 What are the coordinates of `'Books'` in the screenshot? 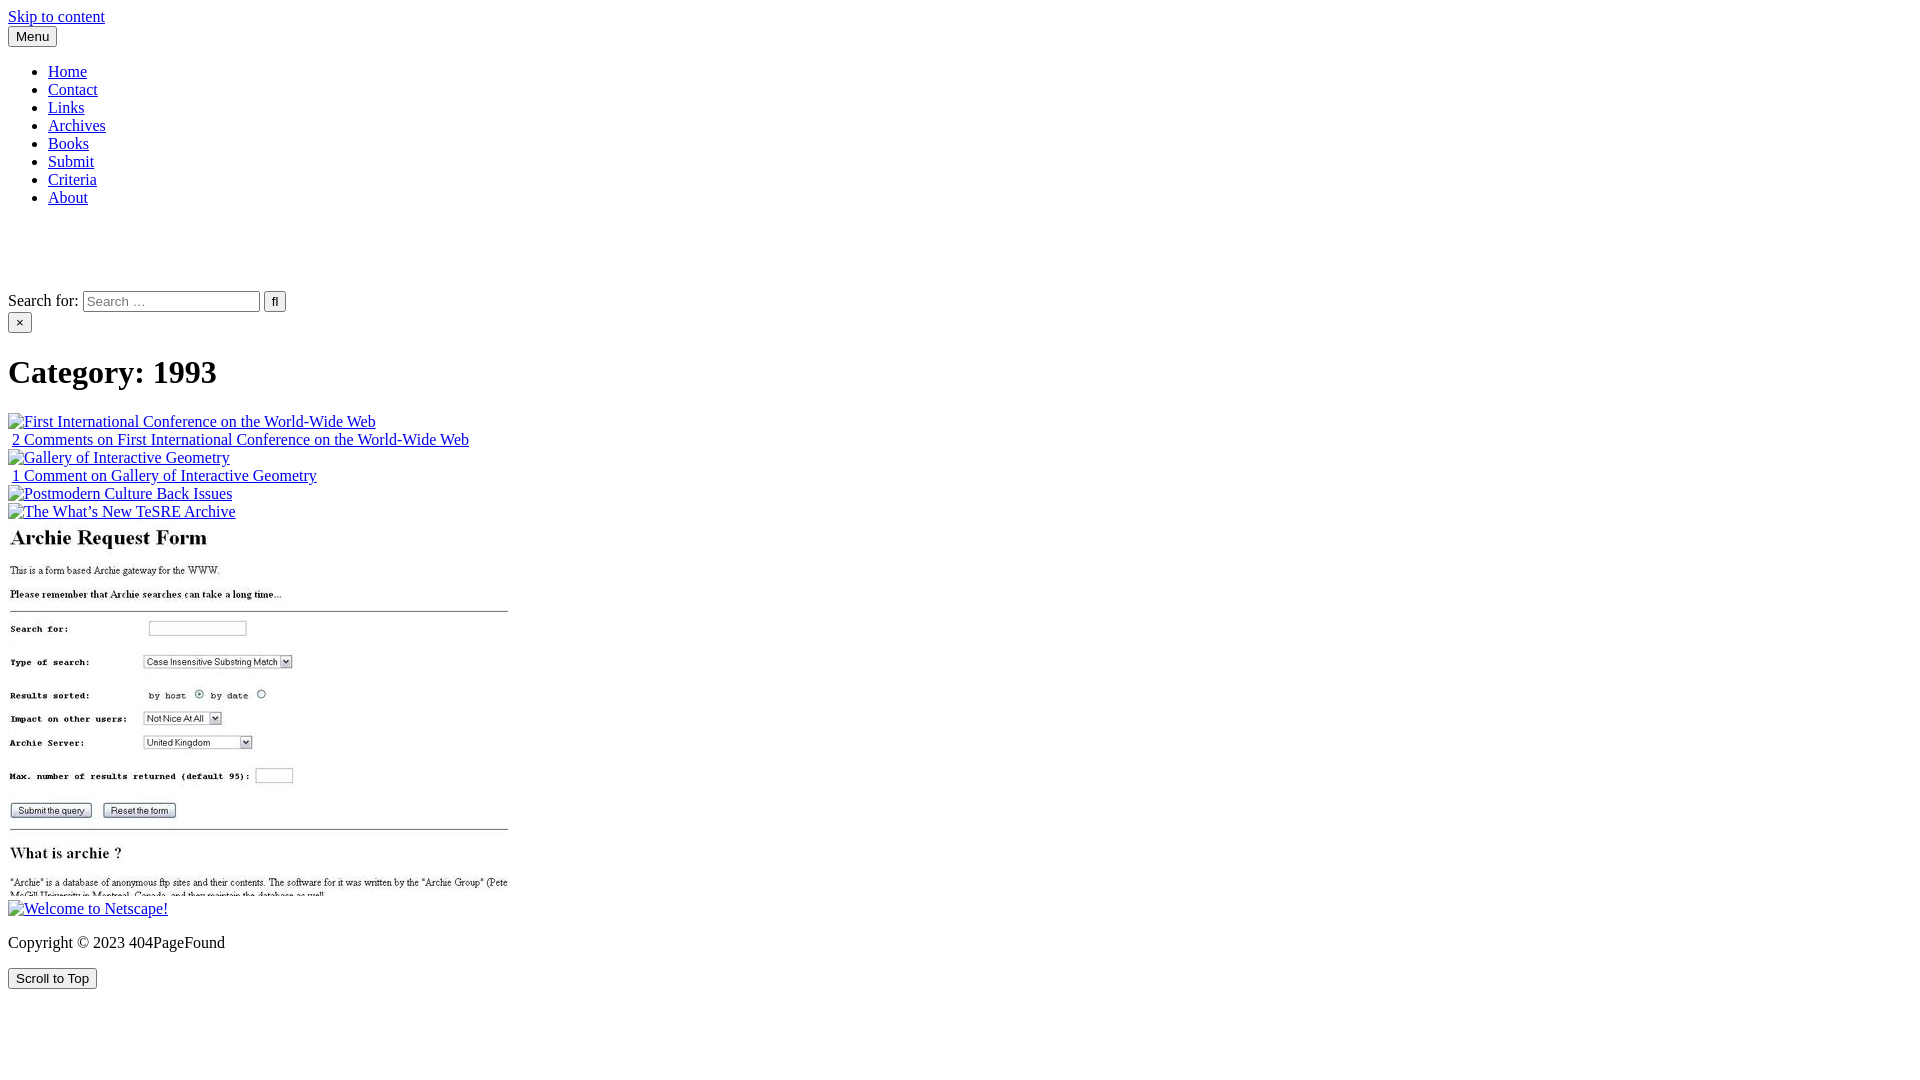 It's located at (68, 142).